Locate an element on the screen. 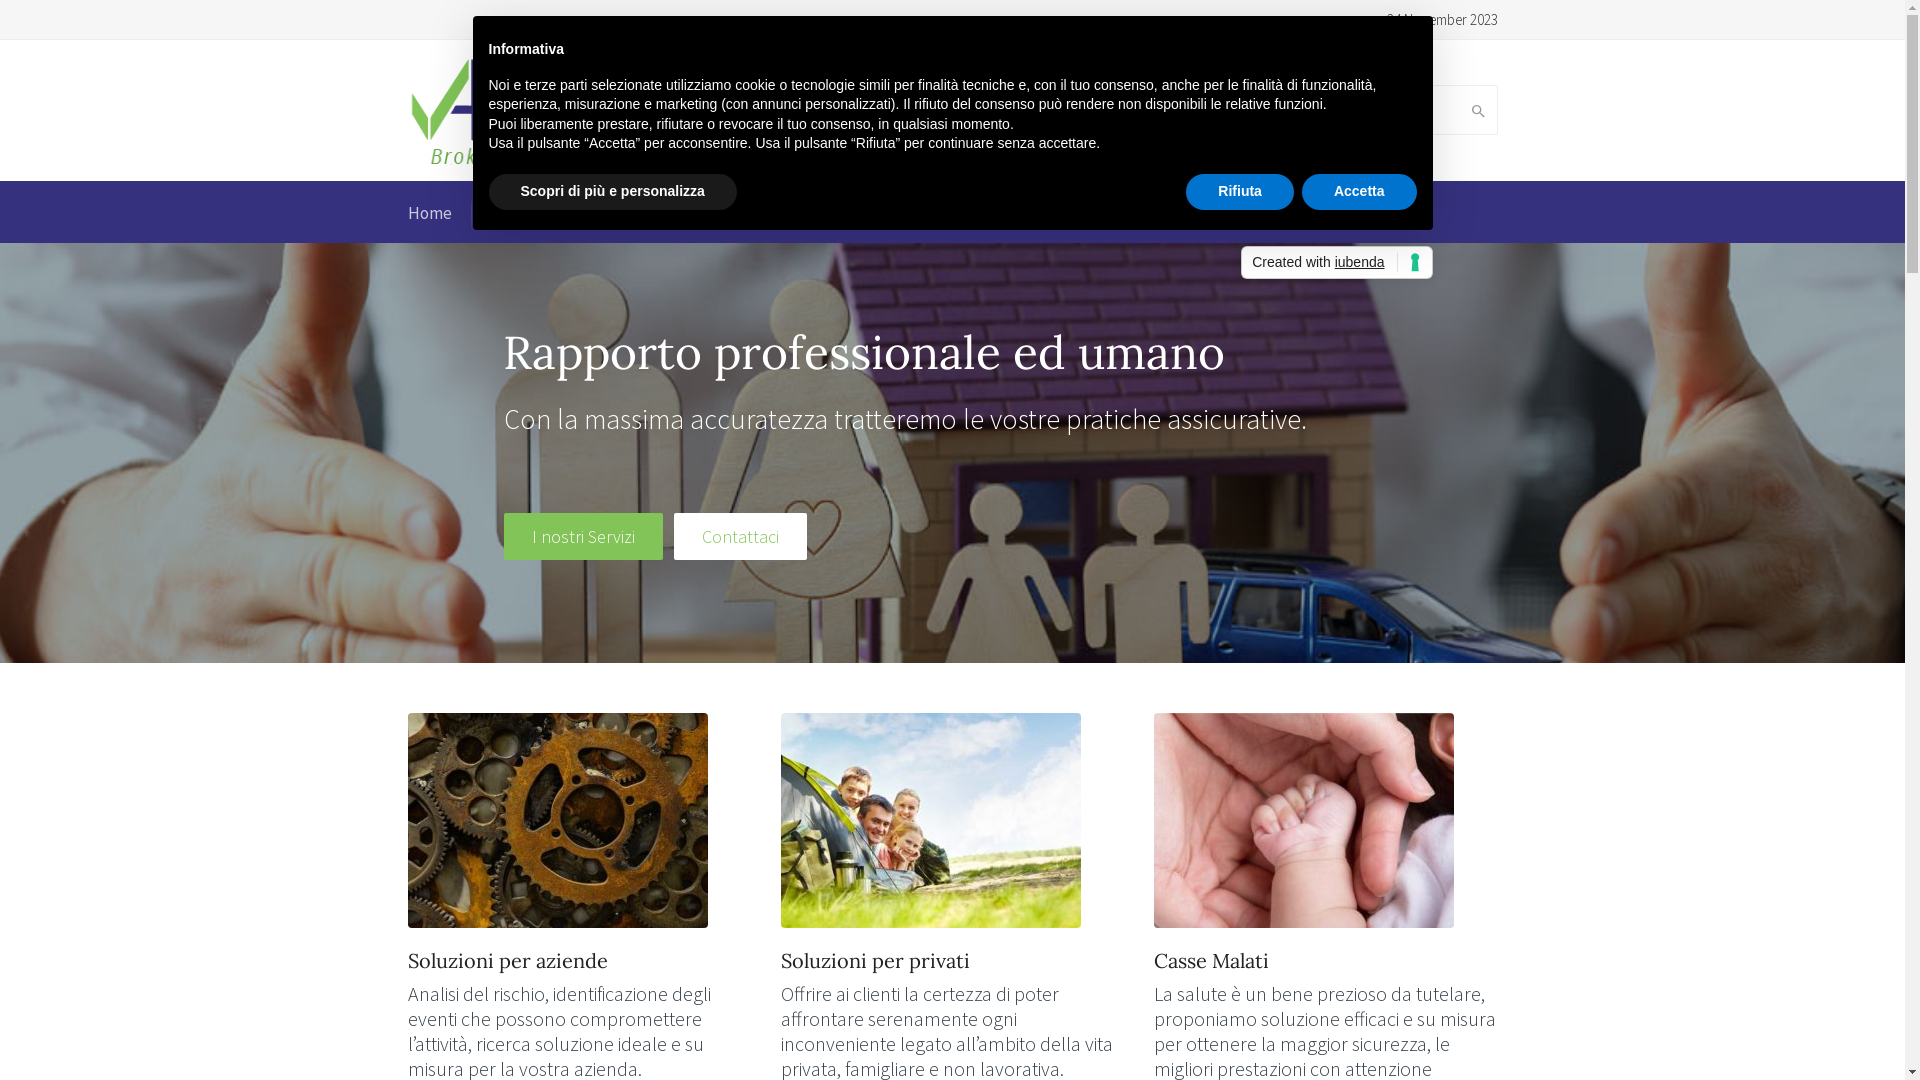 This screenshot has width=1920, height=1080. 'Search' is located at coordinates (1473, 111).